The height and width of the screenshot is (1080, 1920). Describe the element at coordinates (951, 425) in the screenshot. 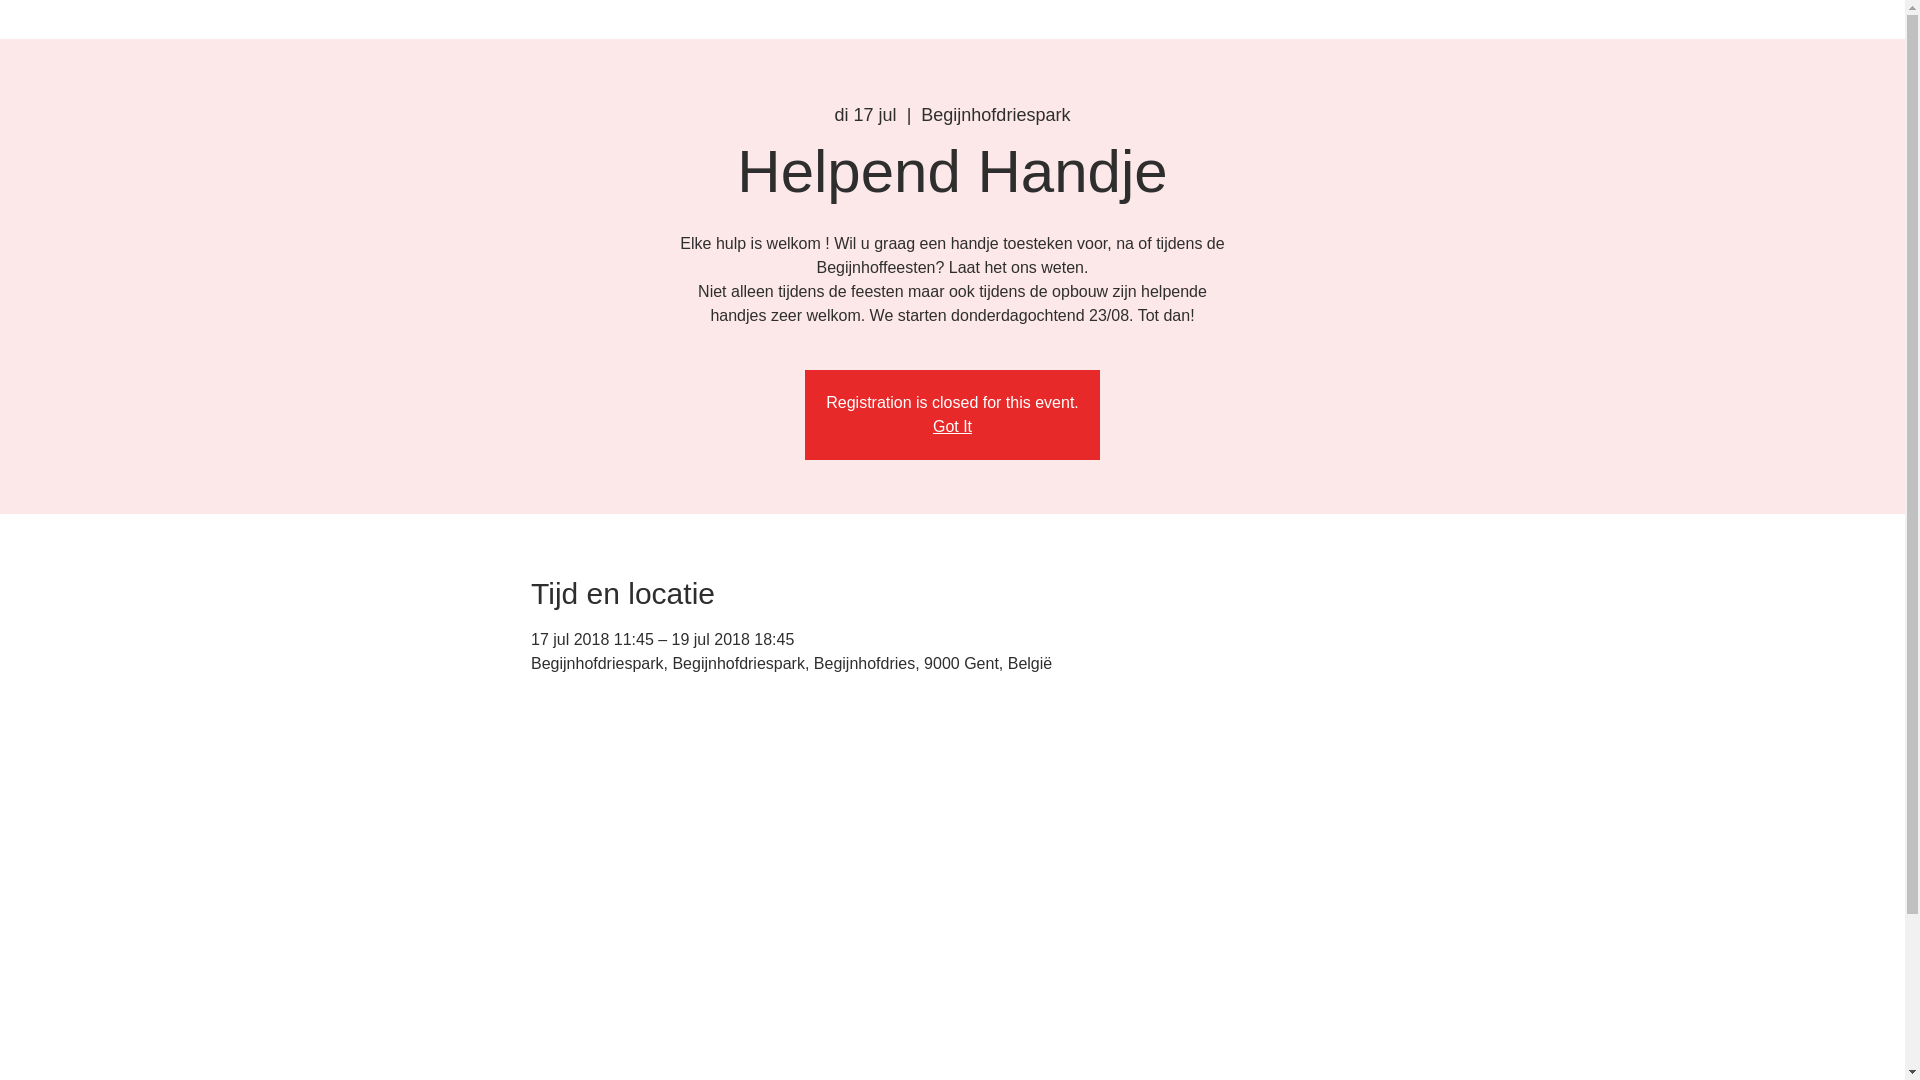

I see `'Got It'` at that location.